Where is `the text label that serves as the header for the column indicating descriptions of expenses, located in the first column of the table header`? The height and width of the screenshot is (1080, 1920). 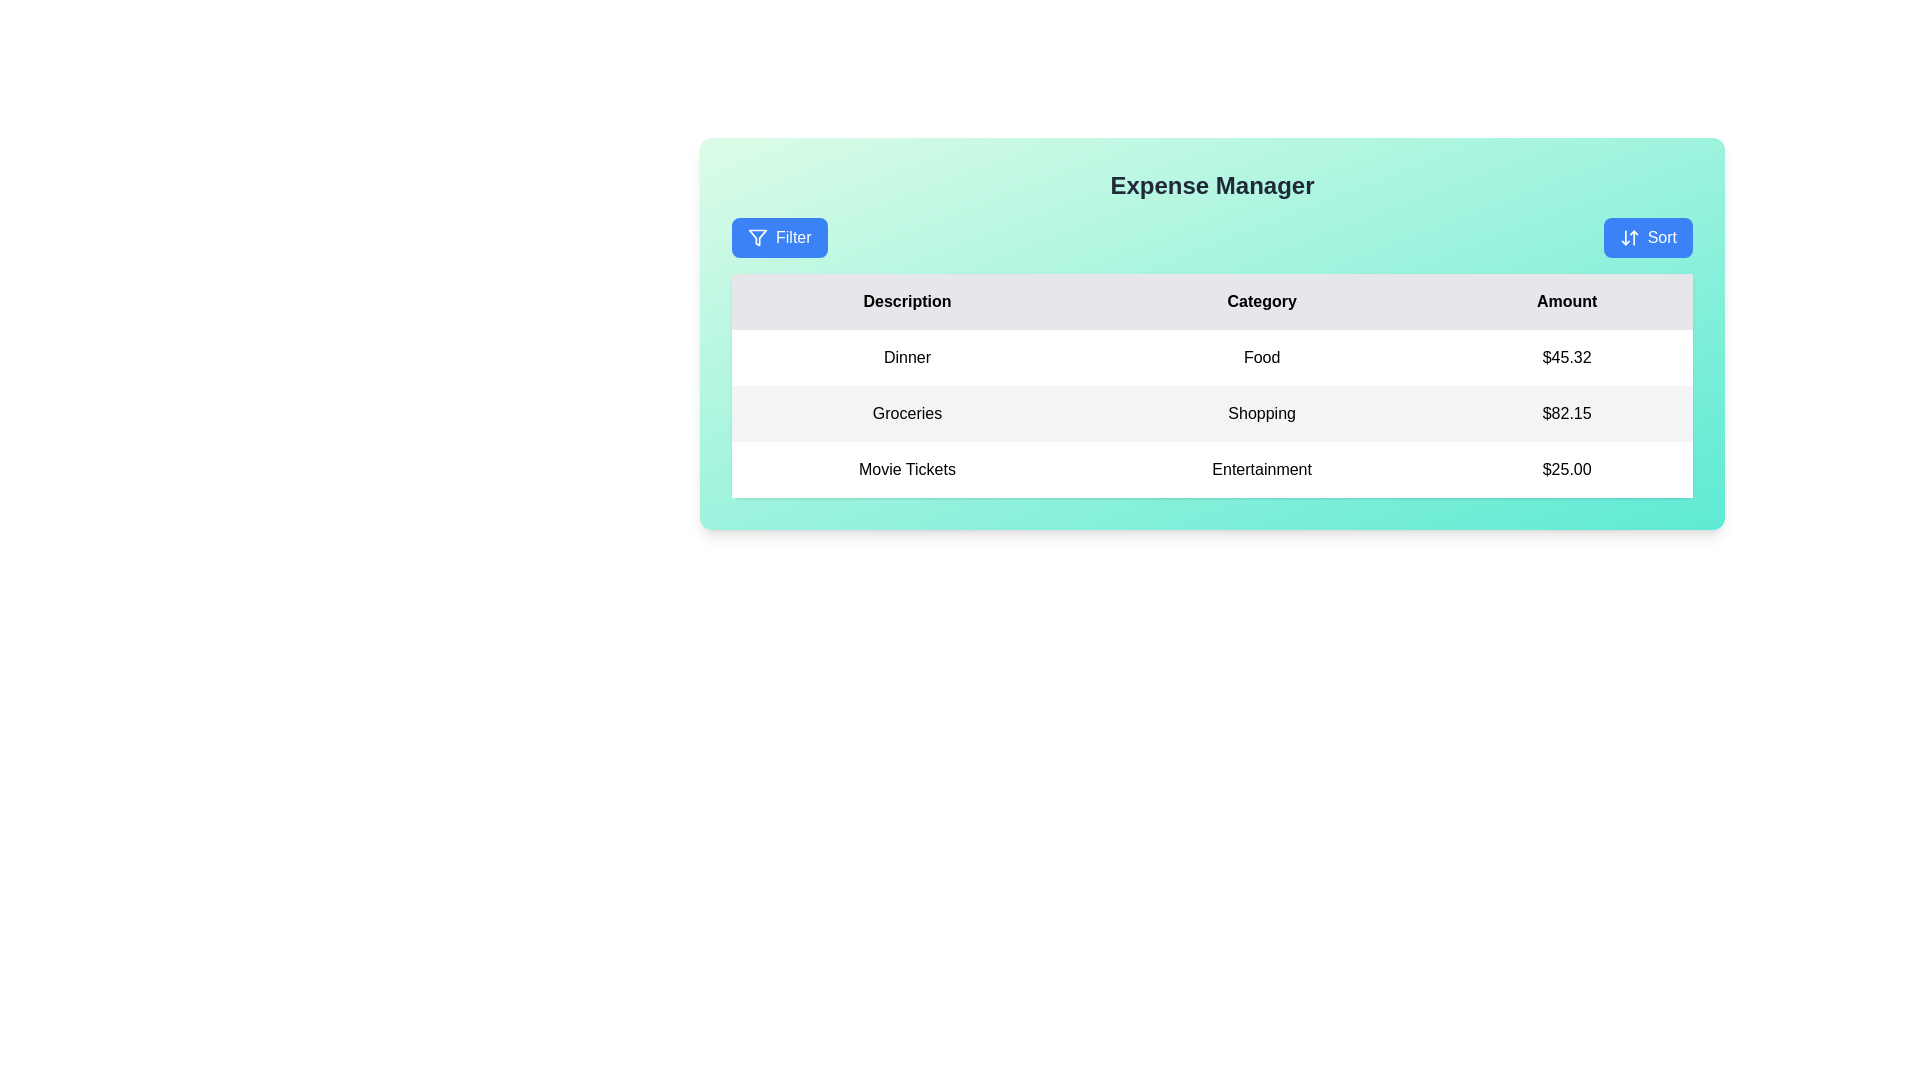
the text label that serves as the header for the column indicating descriptions of expenses, located in the first column of the table header is located at coordinates (906, 301).